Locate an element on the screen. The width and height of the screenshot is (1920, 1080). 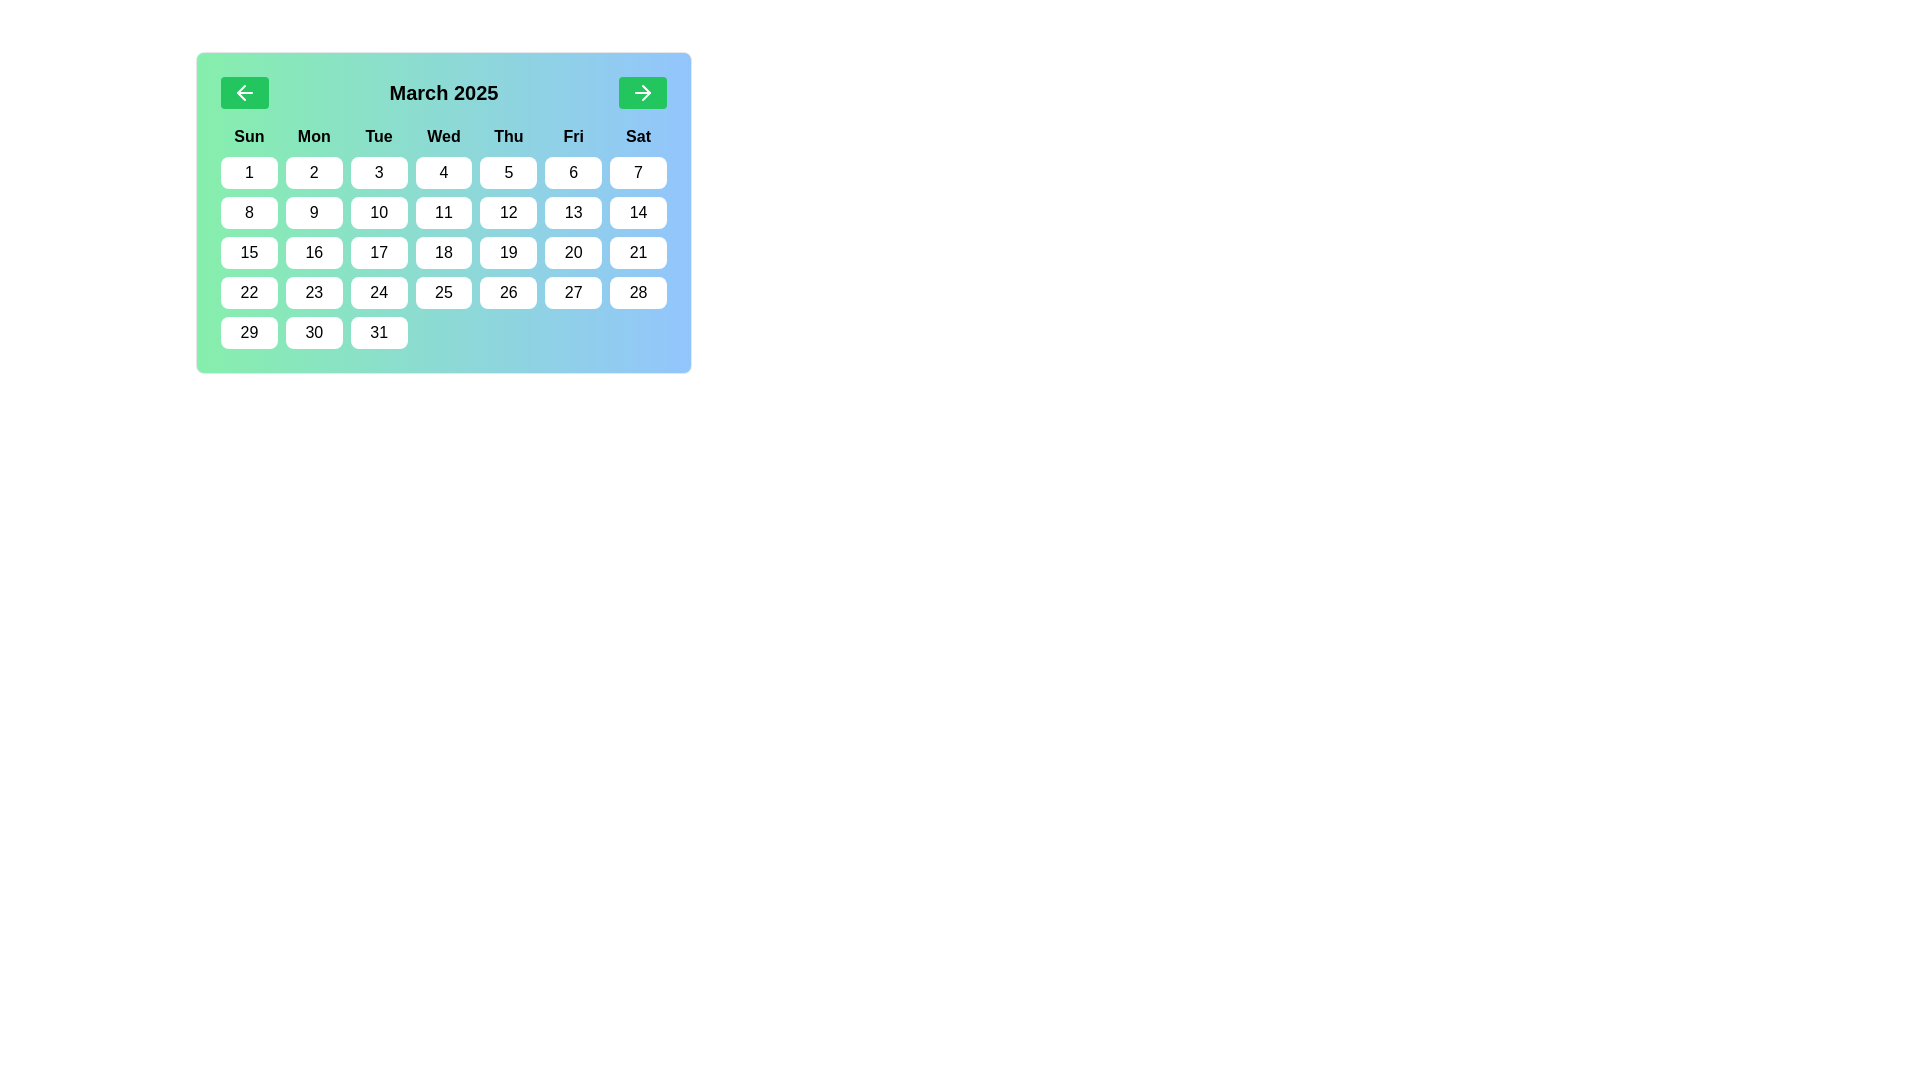
the white rectangular button with rounded corners displaying the number '3' in black, located in the third column of the first row under the 'Tue' header in the calendar grid is located at coordinates (379, 172).